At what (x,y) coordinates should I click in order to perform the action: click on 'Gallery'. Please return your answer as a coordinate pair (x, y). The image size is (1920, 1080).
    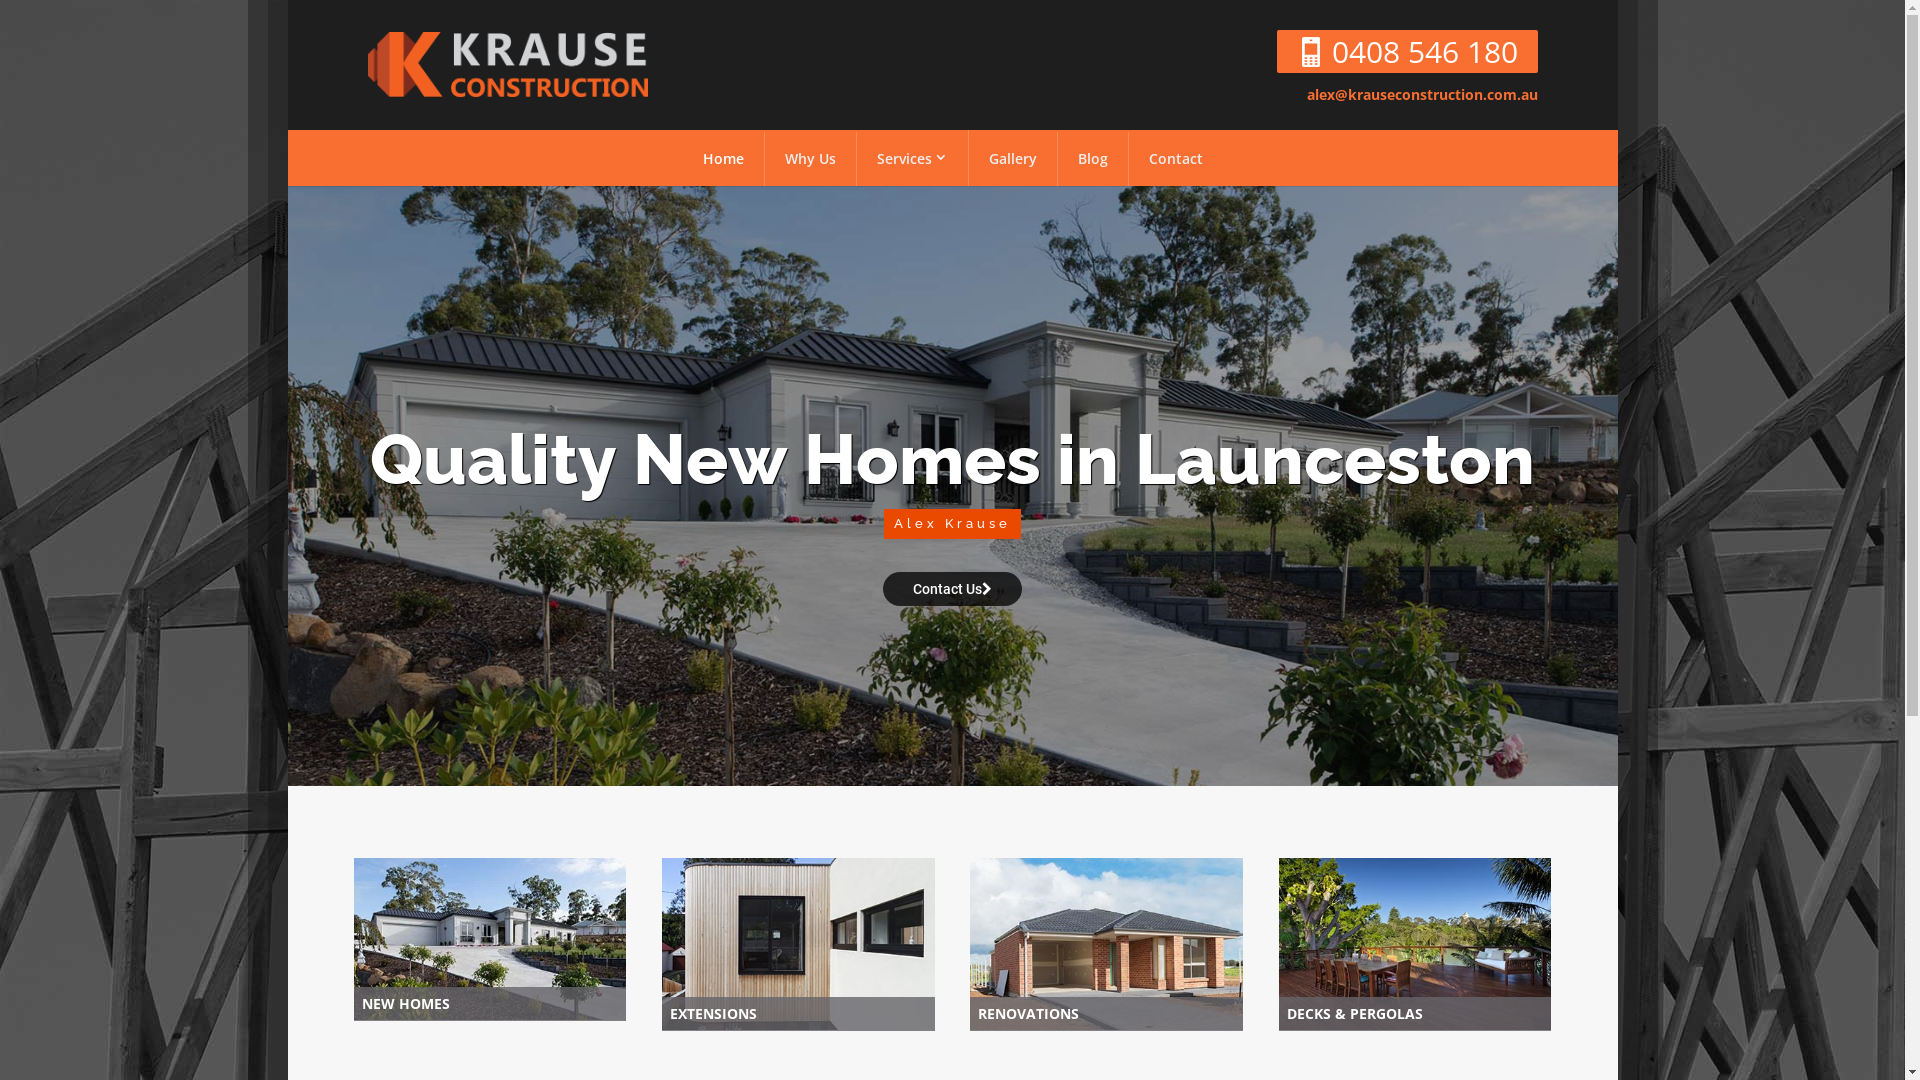
    Looking at the image, I should click on (1012, 157).